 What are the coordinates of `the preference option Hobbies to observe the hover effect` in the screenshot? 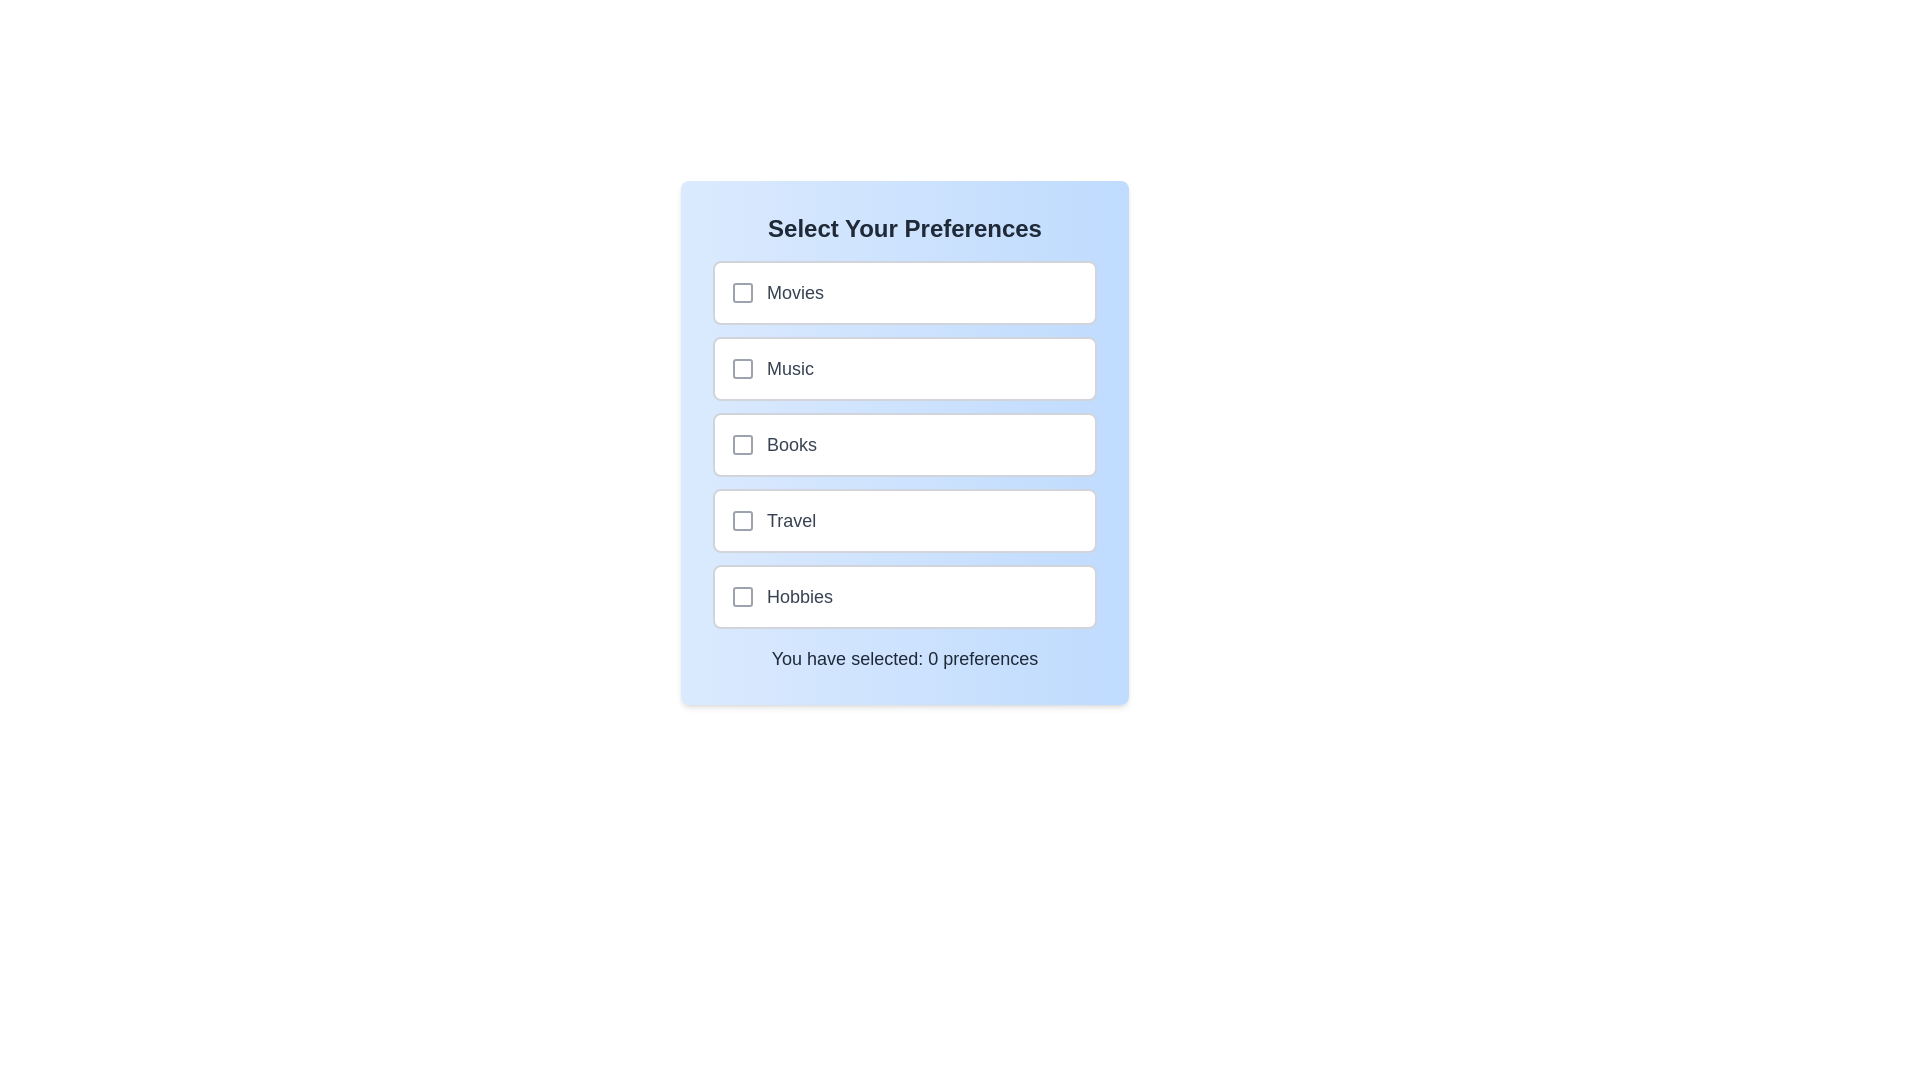 It's located at (904, 596).